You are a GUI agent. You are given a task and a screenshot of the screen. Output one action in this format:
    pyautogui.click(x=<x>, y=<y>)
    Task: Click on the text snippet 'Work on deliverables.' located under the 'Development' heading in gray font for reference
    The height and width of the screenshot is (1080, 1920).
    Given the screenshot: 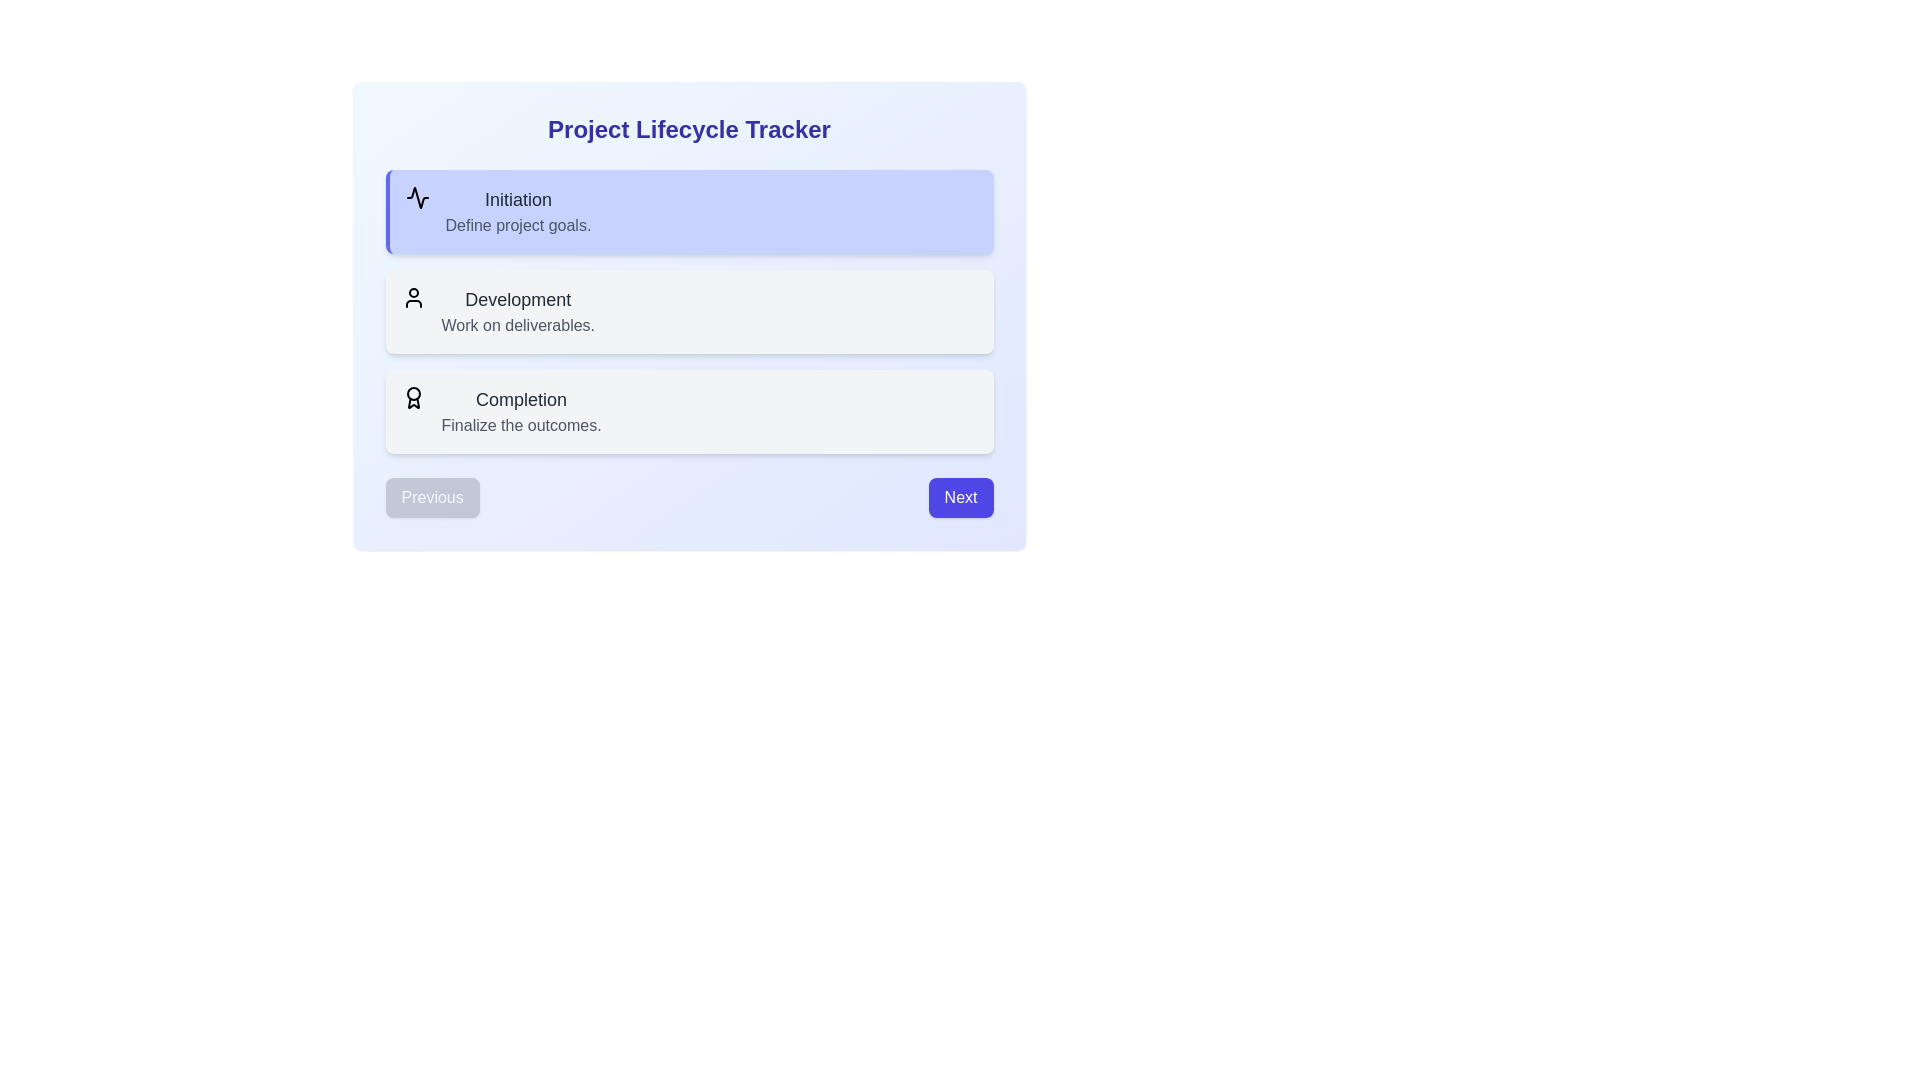 What is the action you would take?
    pyautogui.click(x=518, y=325)
    